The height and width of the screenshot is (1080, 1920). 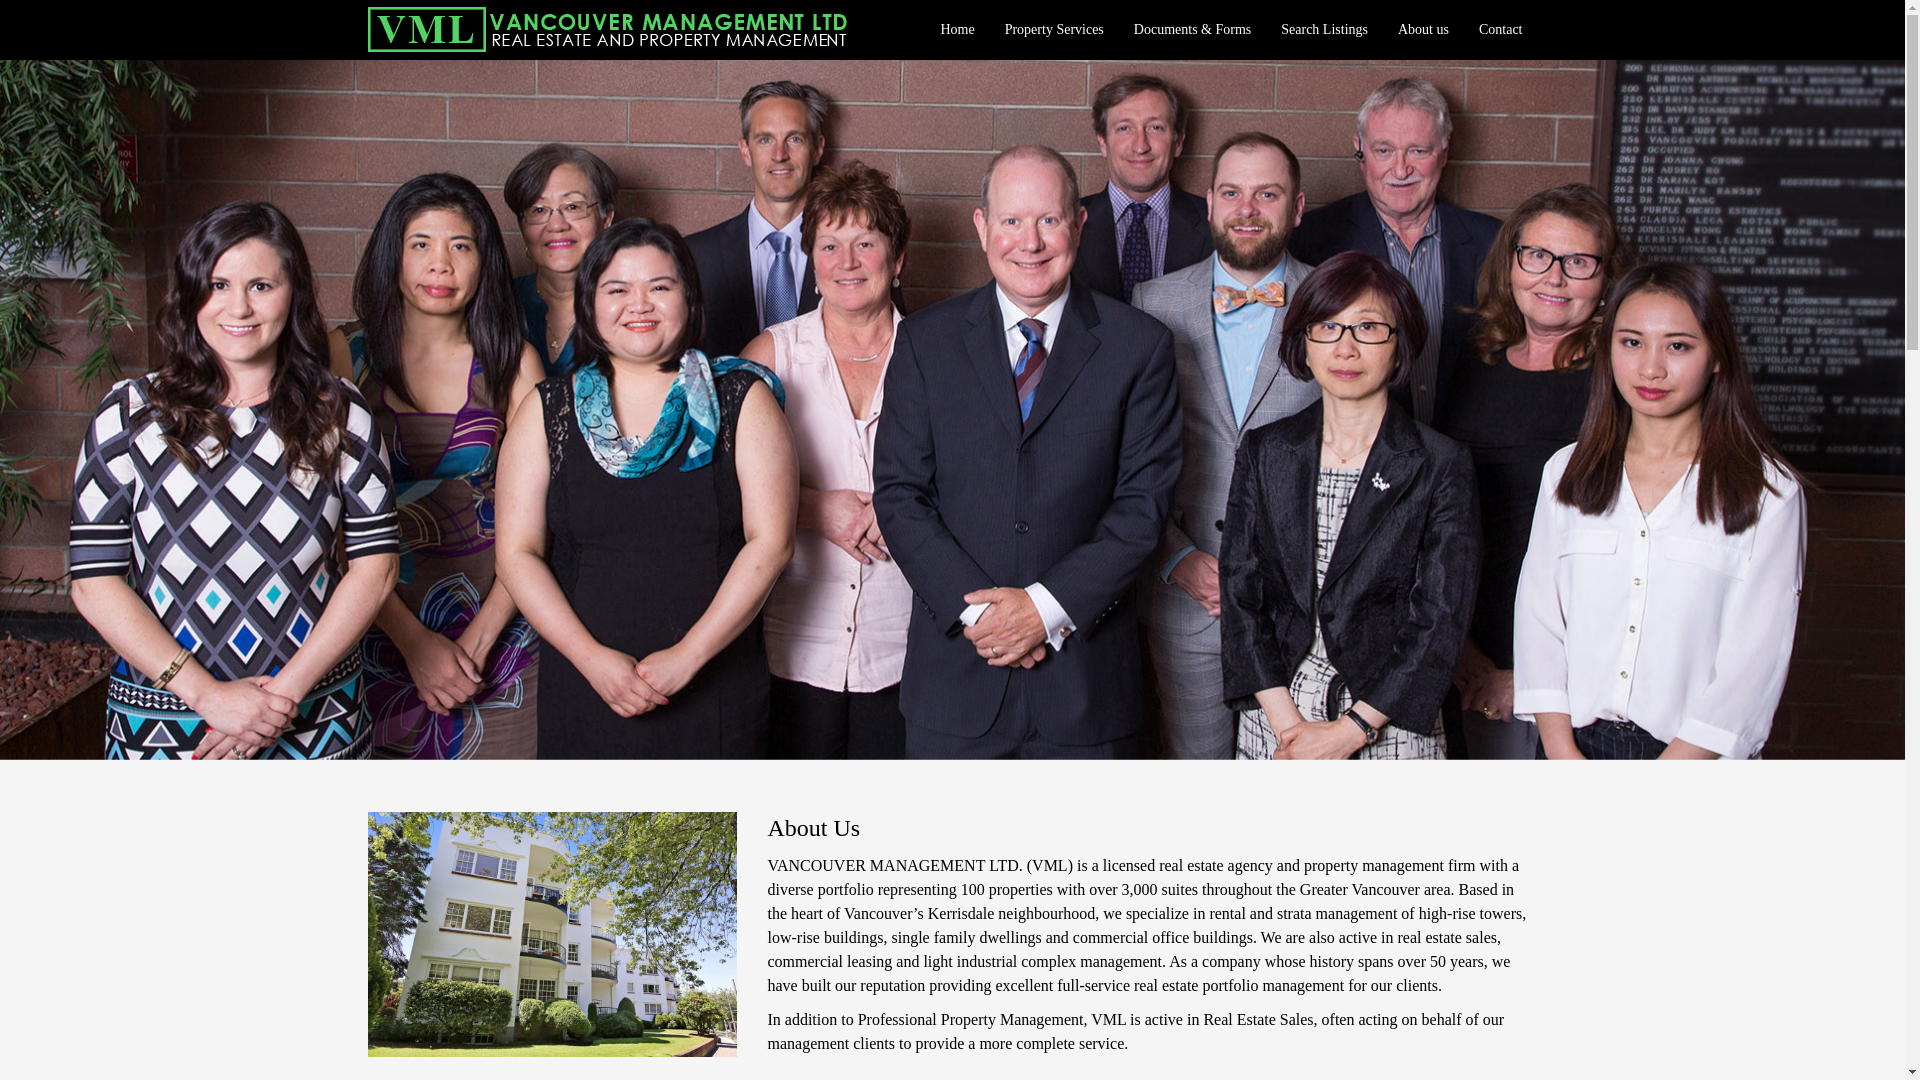 I want to click on 'About us', so click(x=1422, y=30).